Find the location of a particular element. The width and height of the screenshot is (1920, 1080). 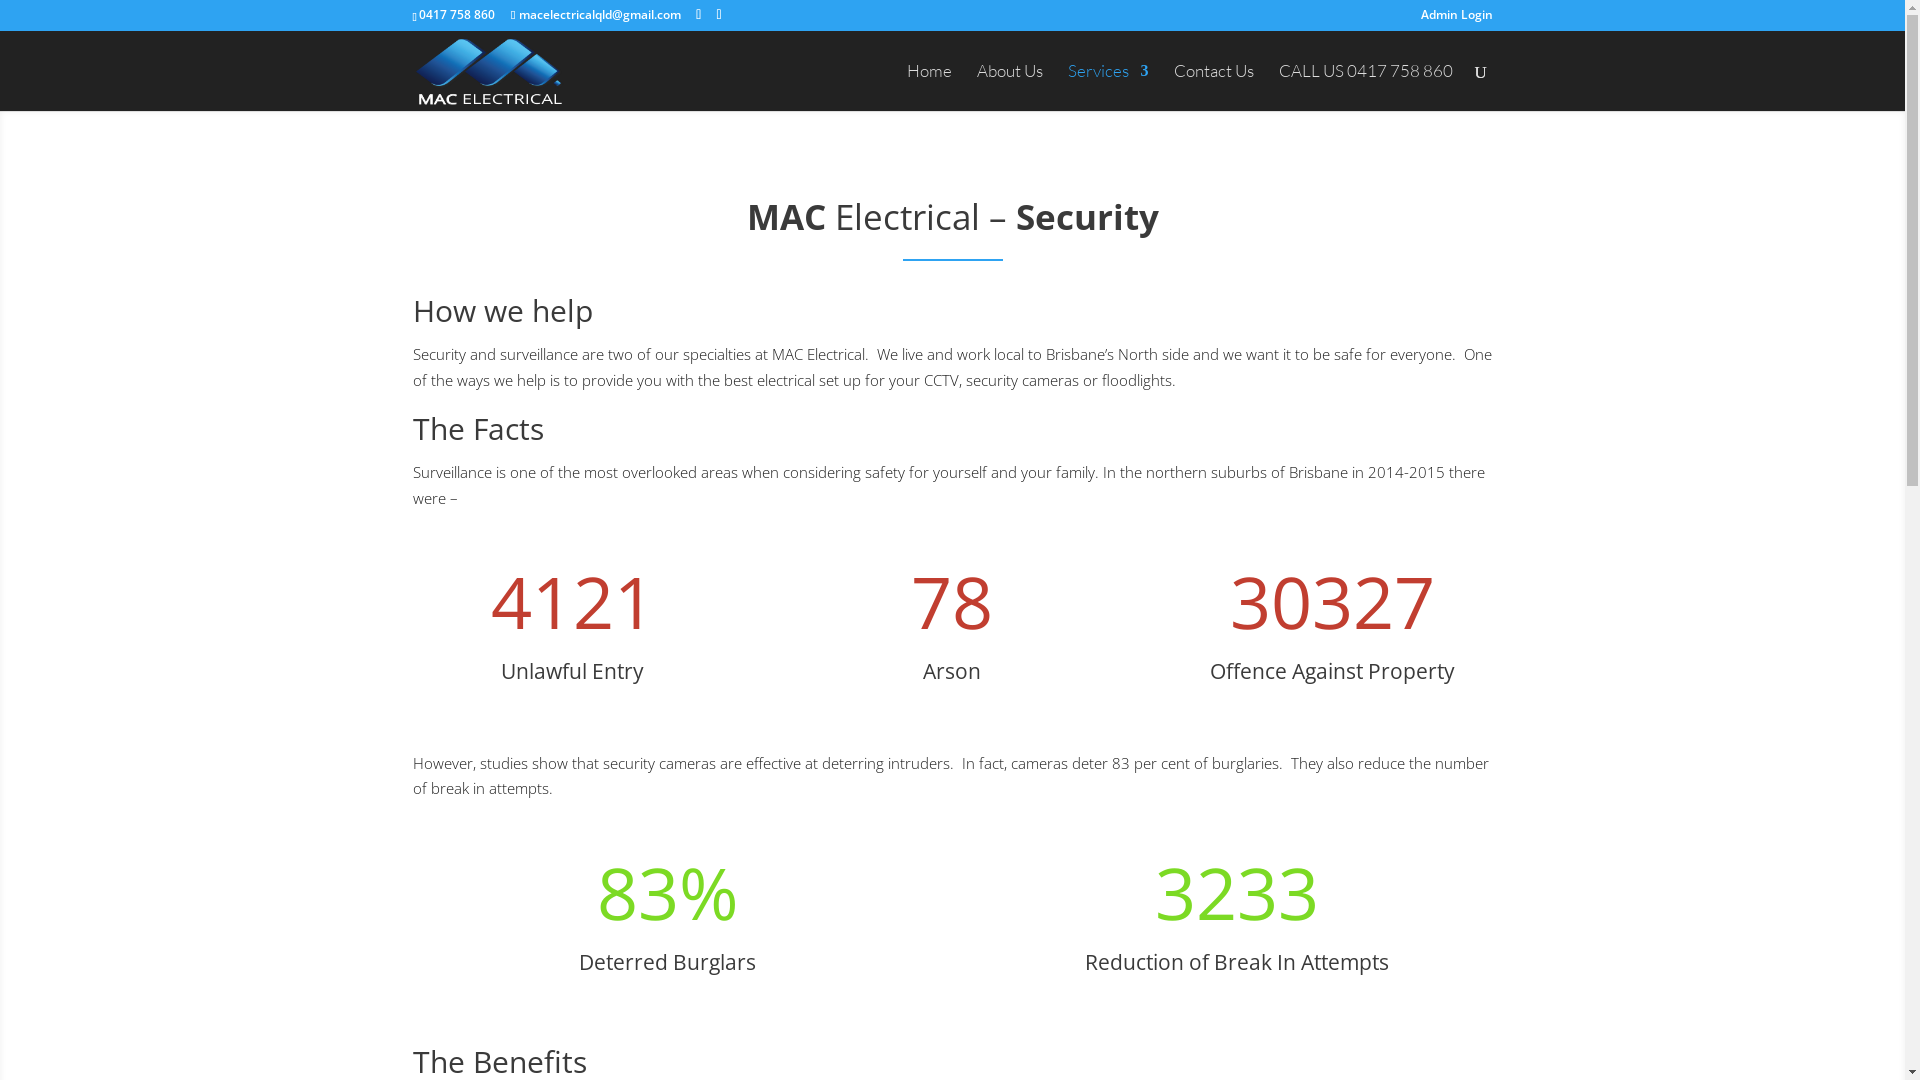

'Admin Login' is located at coordinates (1419, 19).